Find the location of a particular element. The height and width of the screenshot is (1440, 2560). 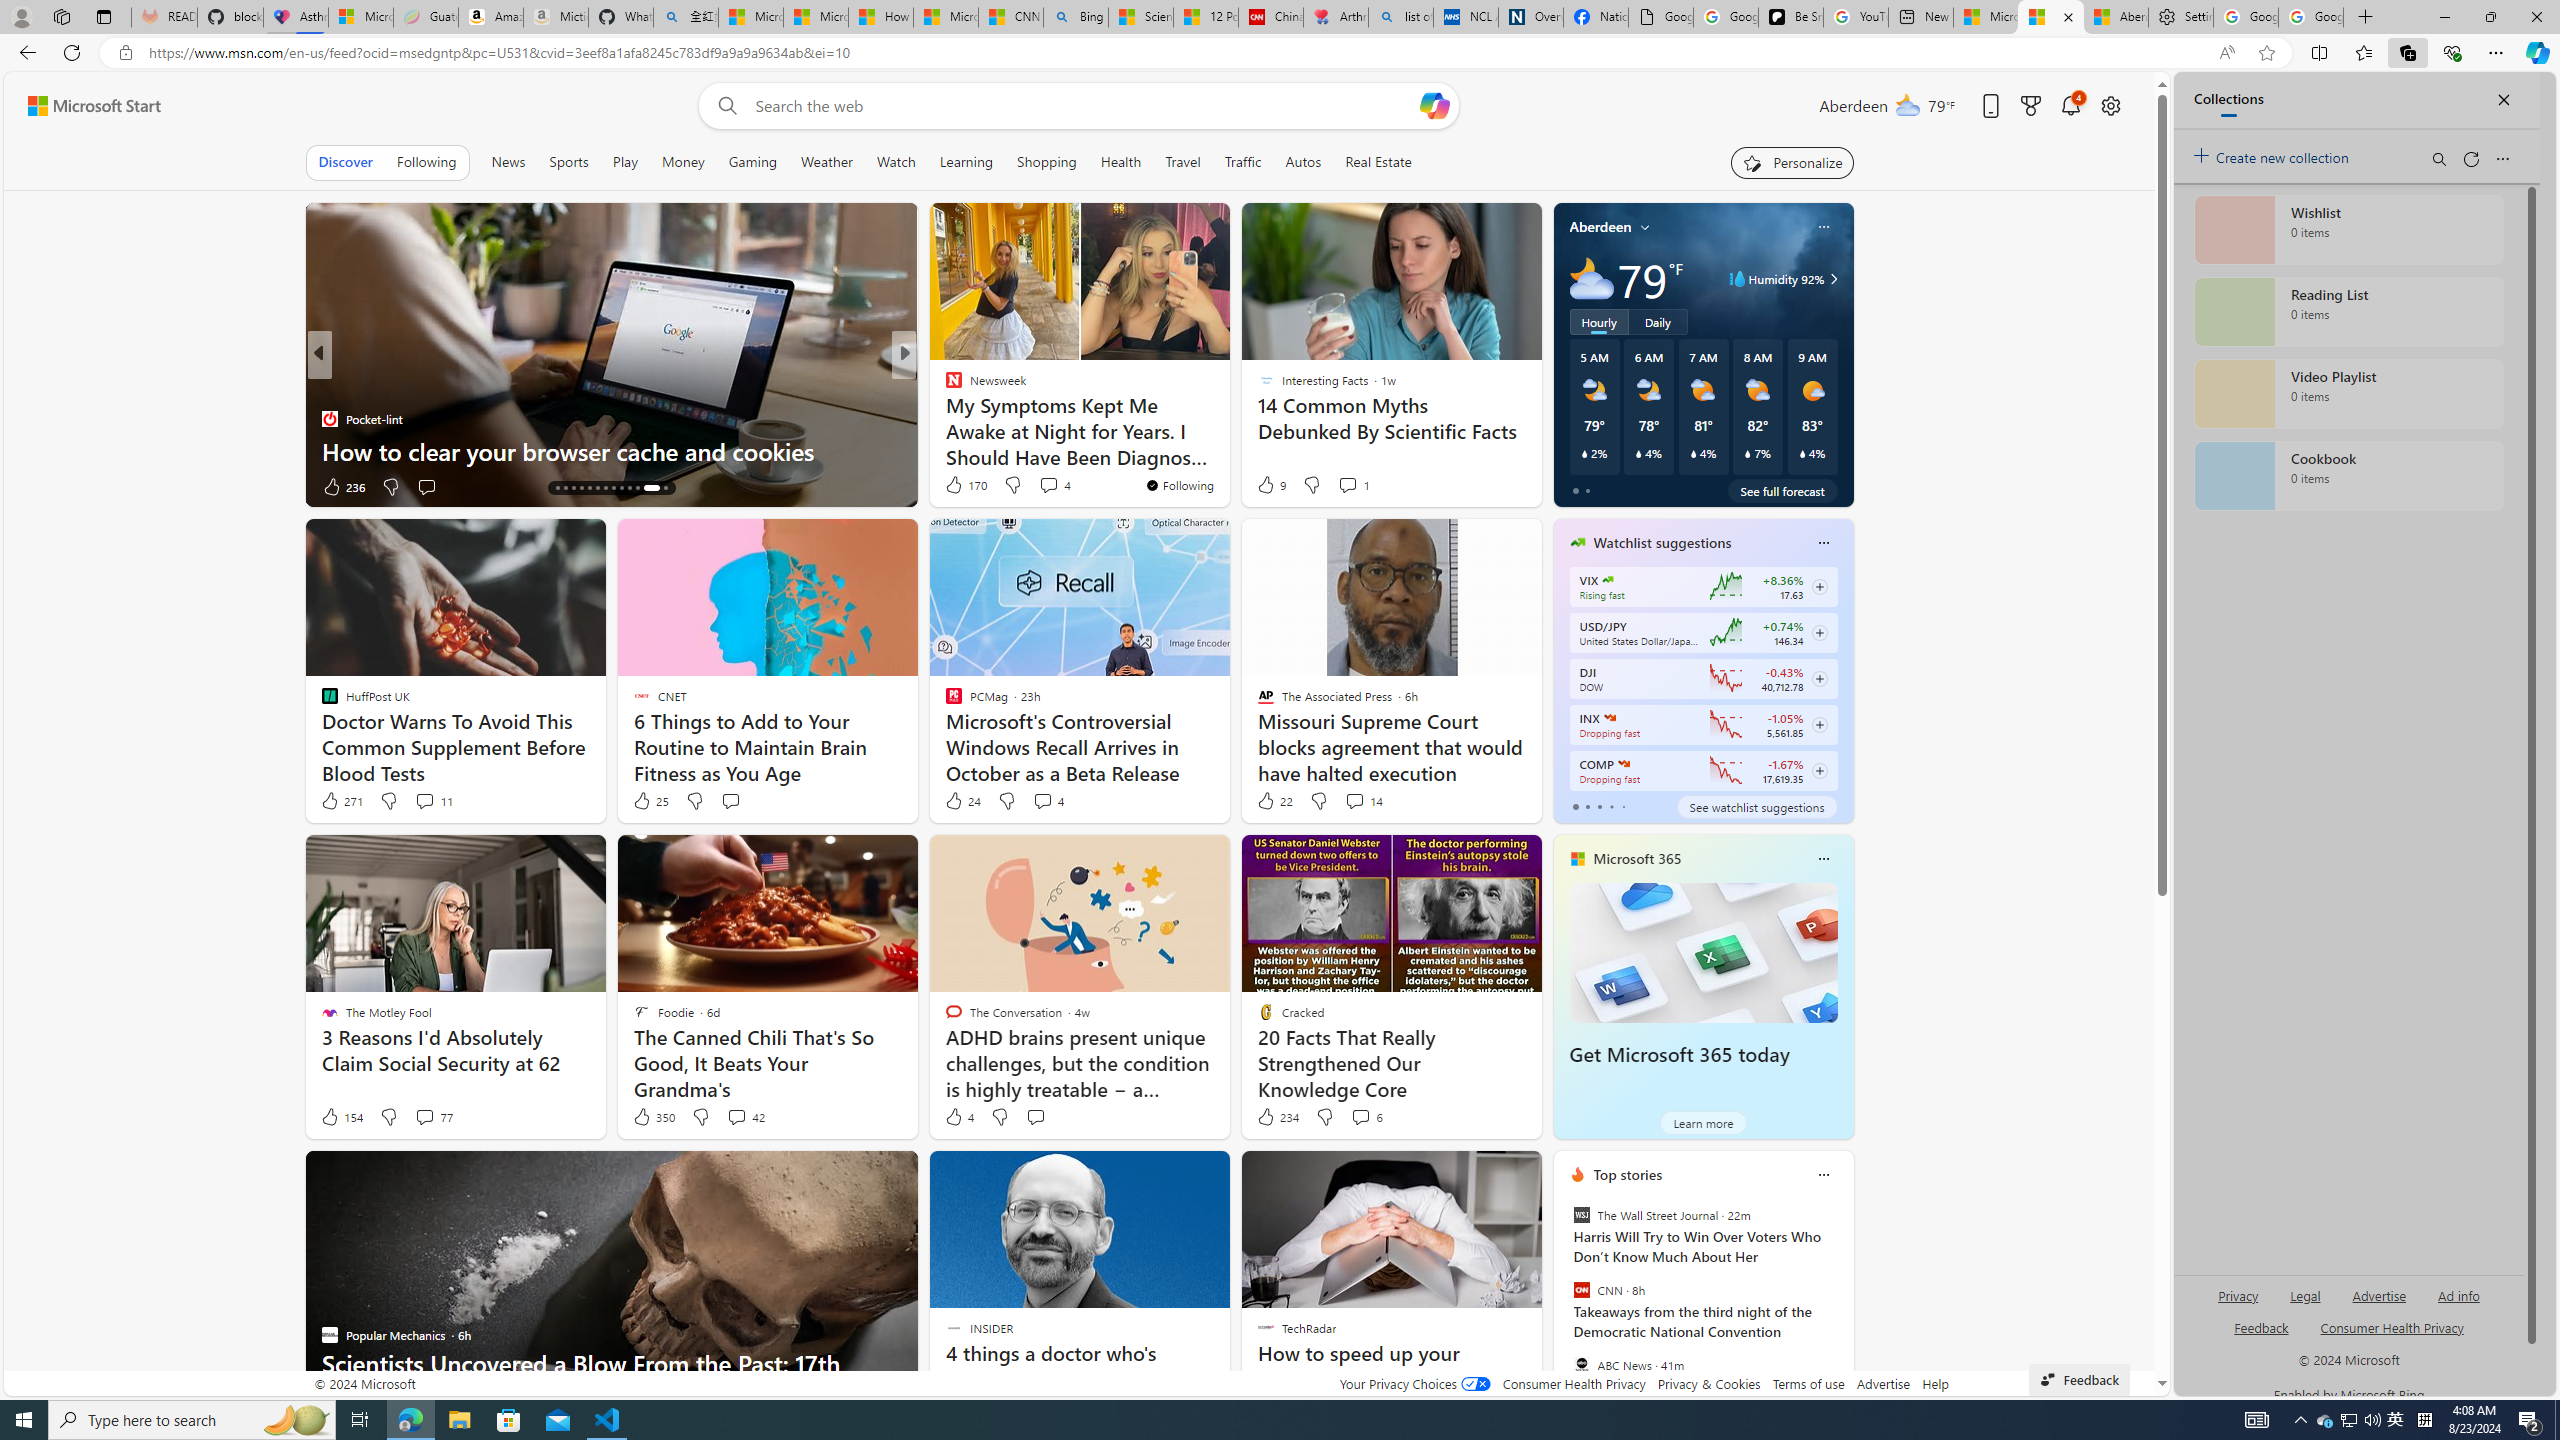

'Health' is located at coordinates (1121, 161).